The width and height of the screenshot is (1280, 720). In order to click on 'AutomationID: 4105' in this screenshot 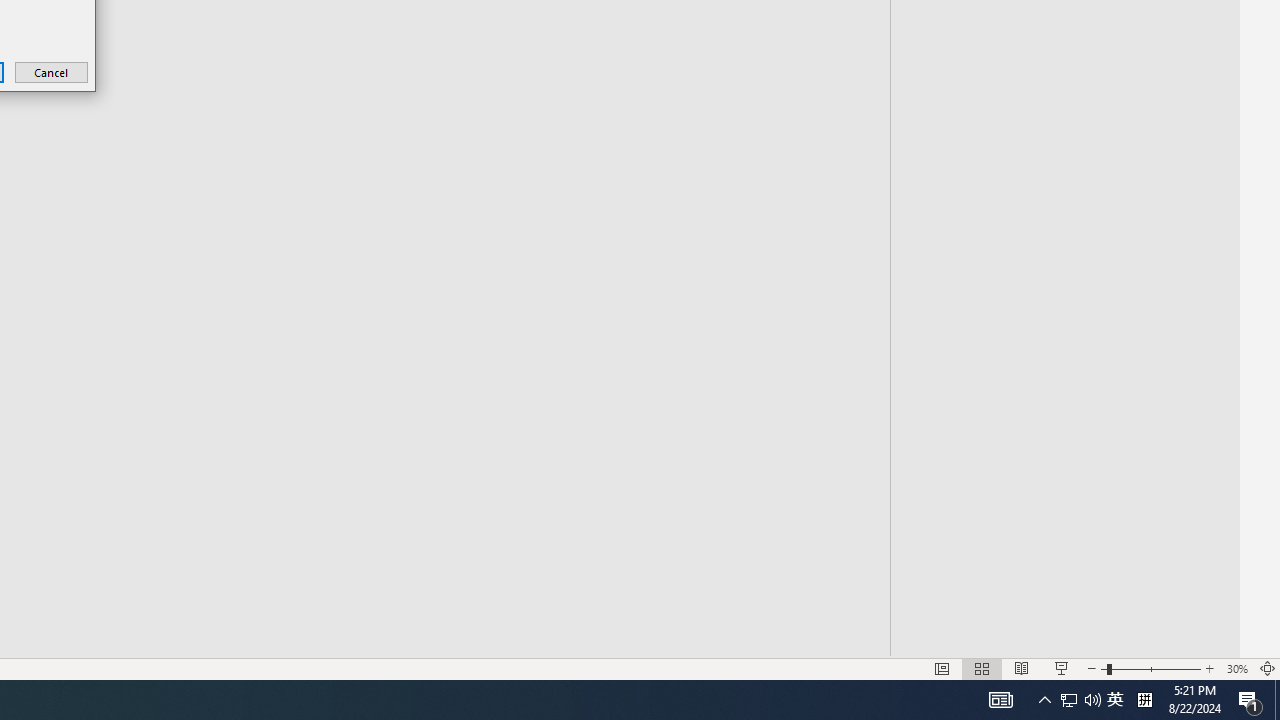, I will do `click(1000, 698)`.